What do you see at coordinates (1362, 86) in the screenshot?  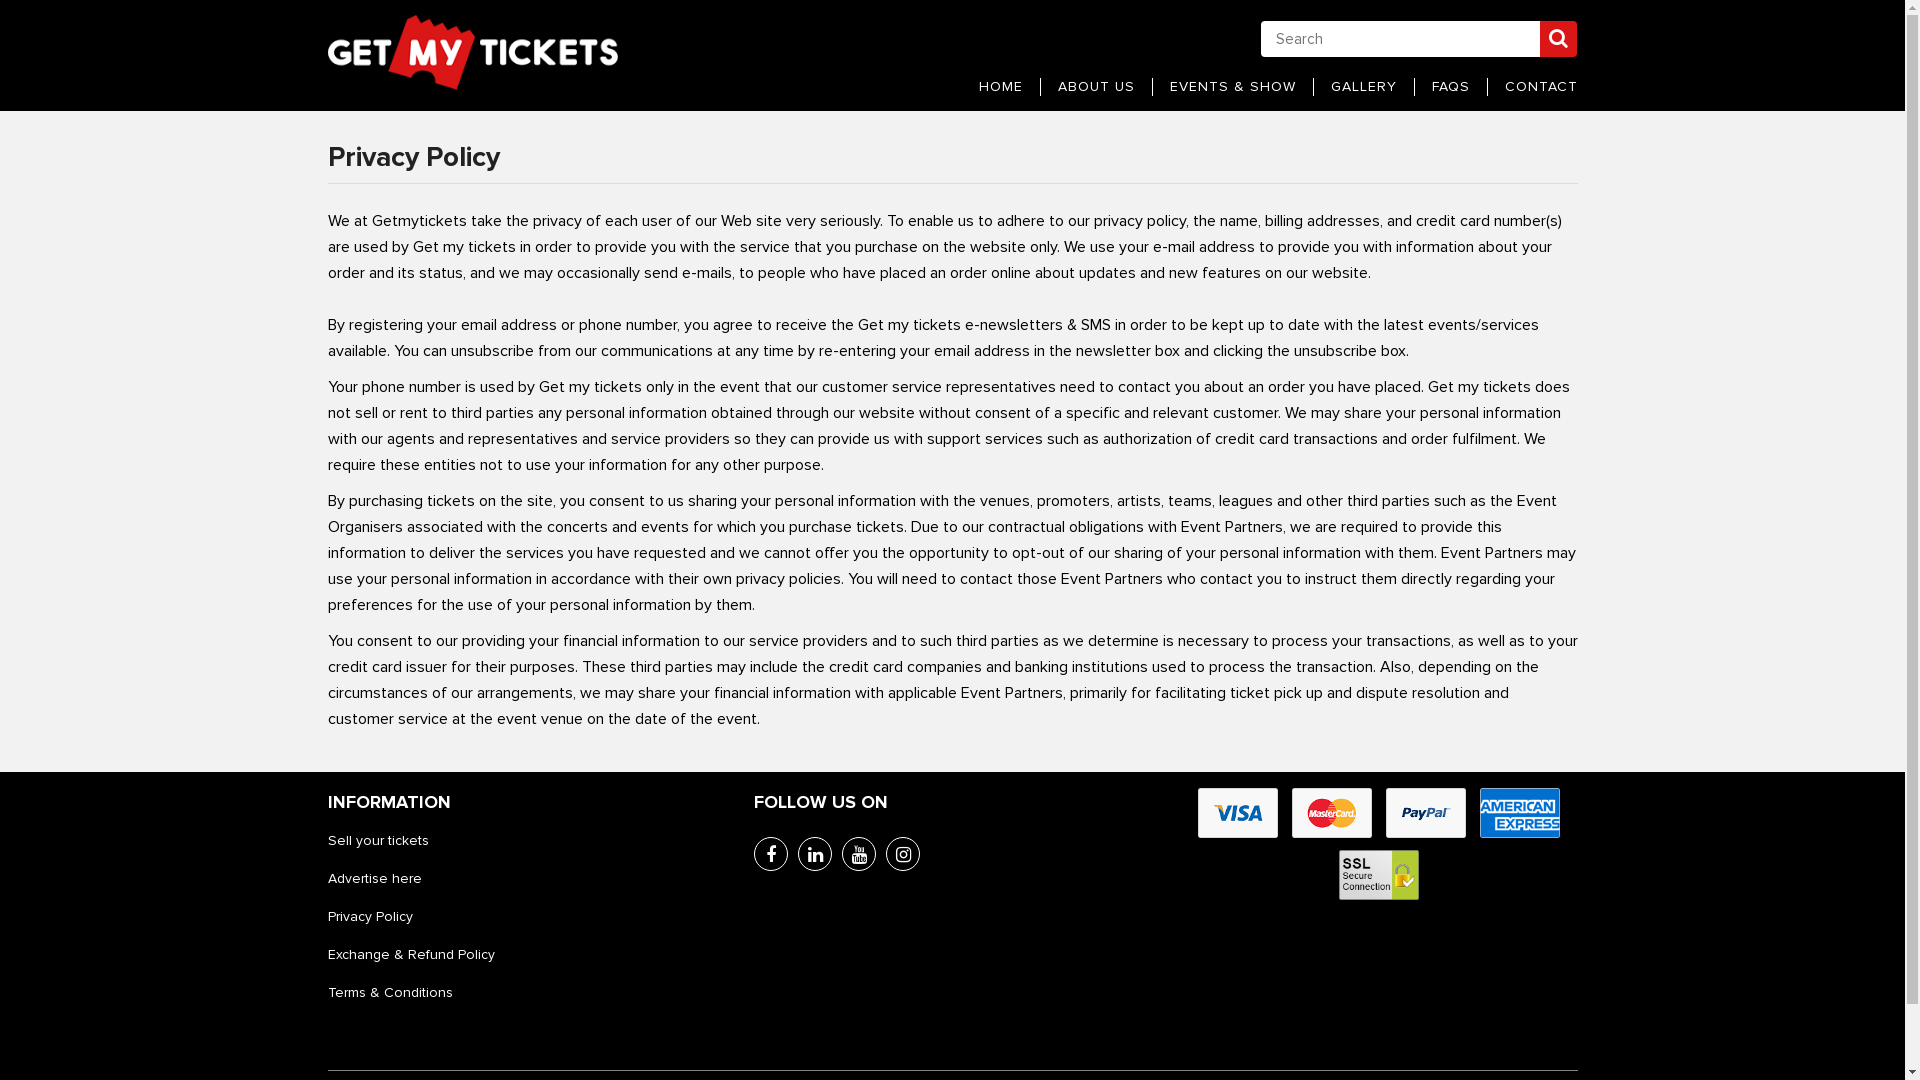 I see `'GALLERY'` at bounding box center [1362, 86].